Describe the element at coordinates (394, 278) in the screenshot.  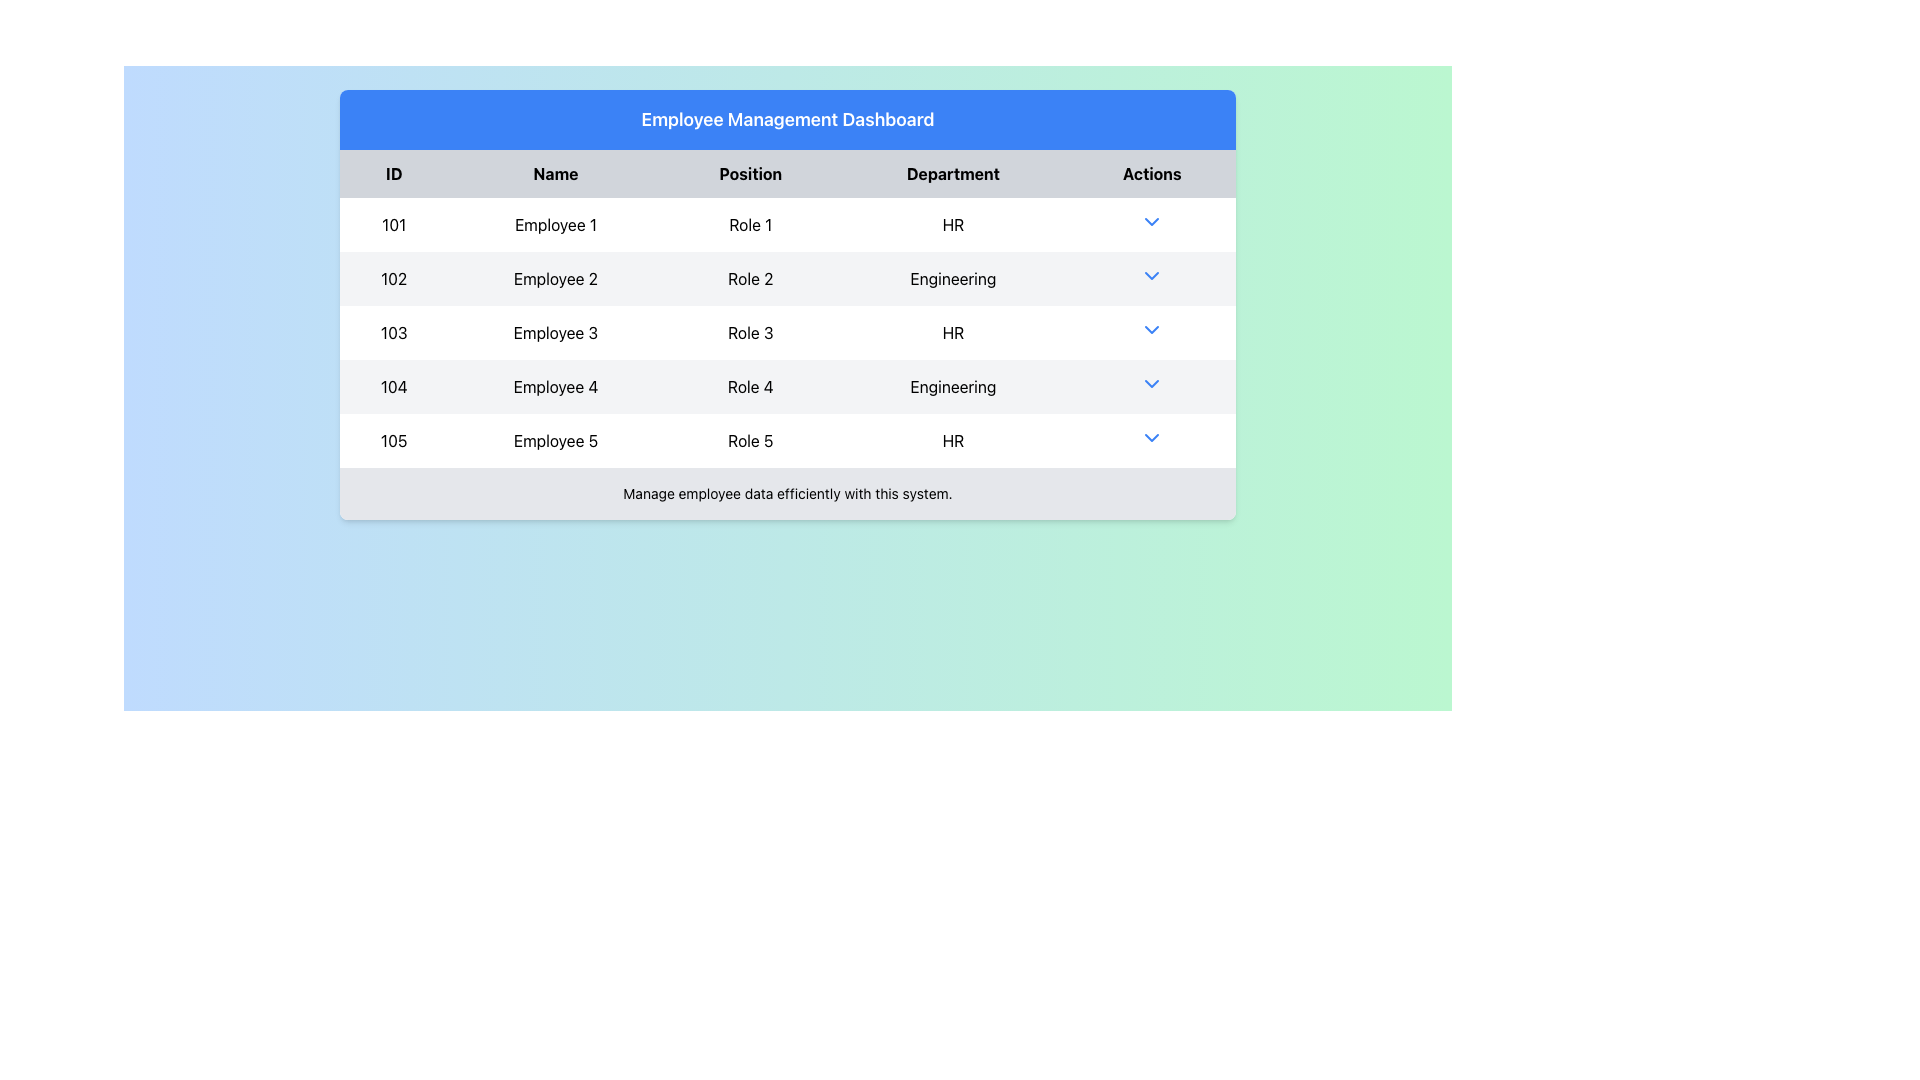
I see `the static text element that identifies the row for 'Employee 2' in the first column of the table under the 'ID' header` at that location.